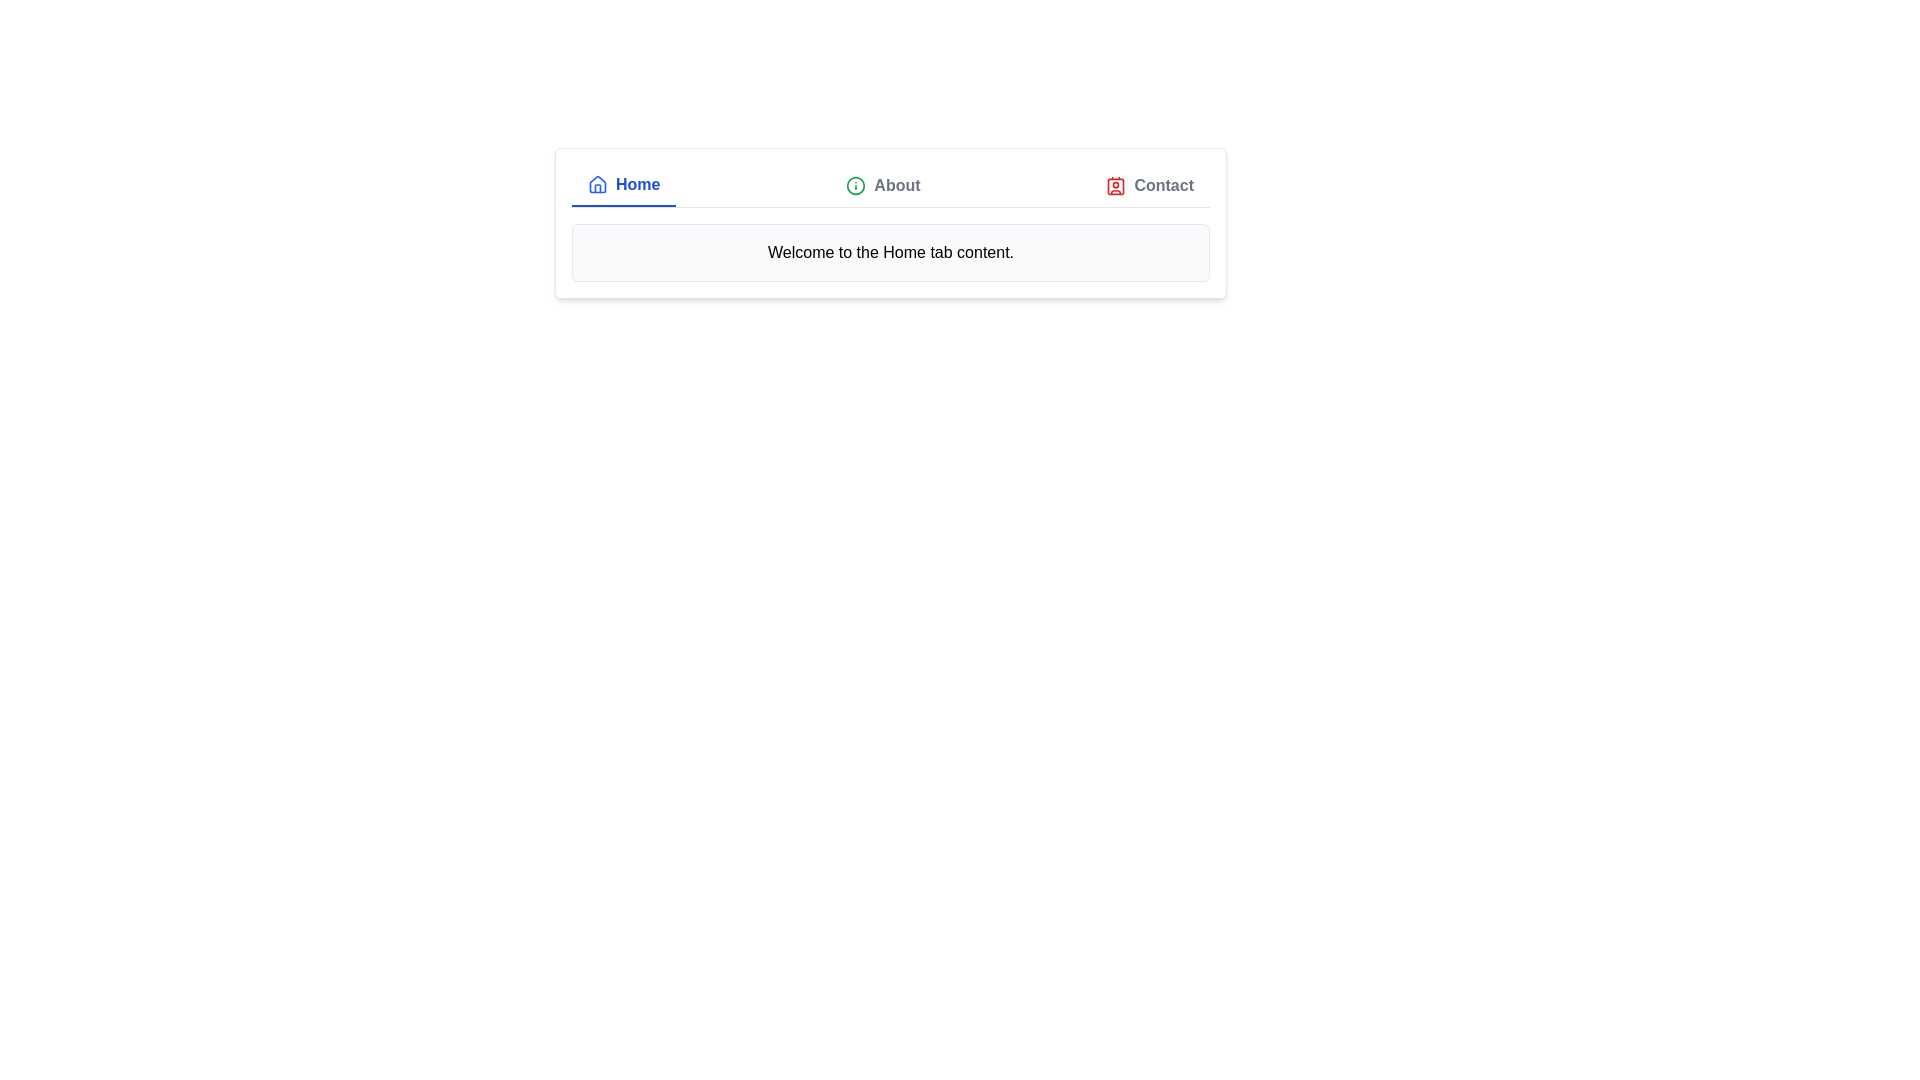  What do you see at coordinates (623, 185) in the screenshot?
I see `the 'Home' Navigation Tab` at bounding box center [623, 185].